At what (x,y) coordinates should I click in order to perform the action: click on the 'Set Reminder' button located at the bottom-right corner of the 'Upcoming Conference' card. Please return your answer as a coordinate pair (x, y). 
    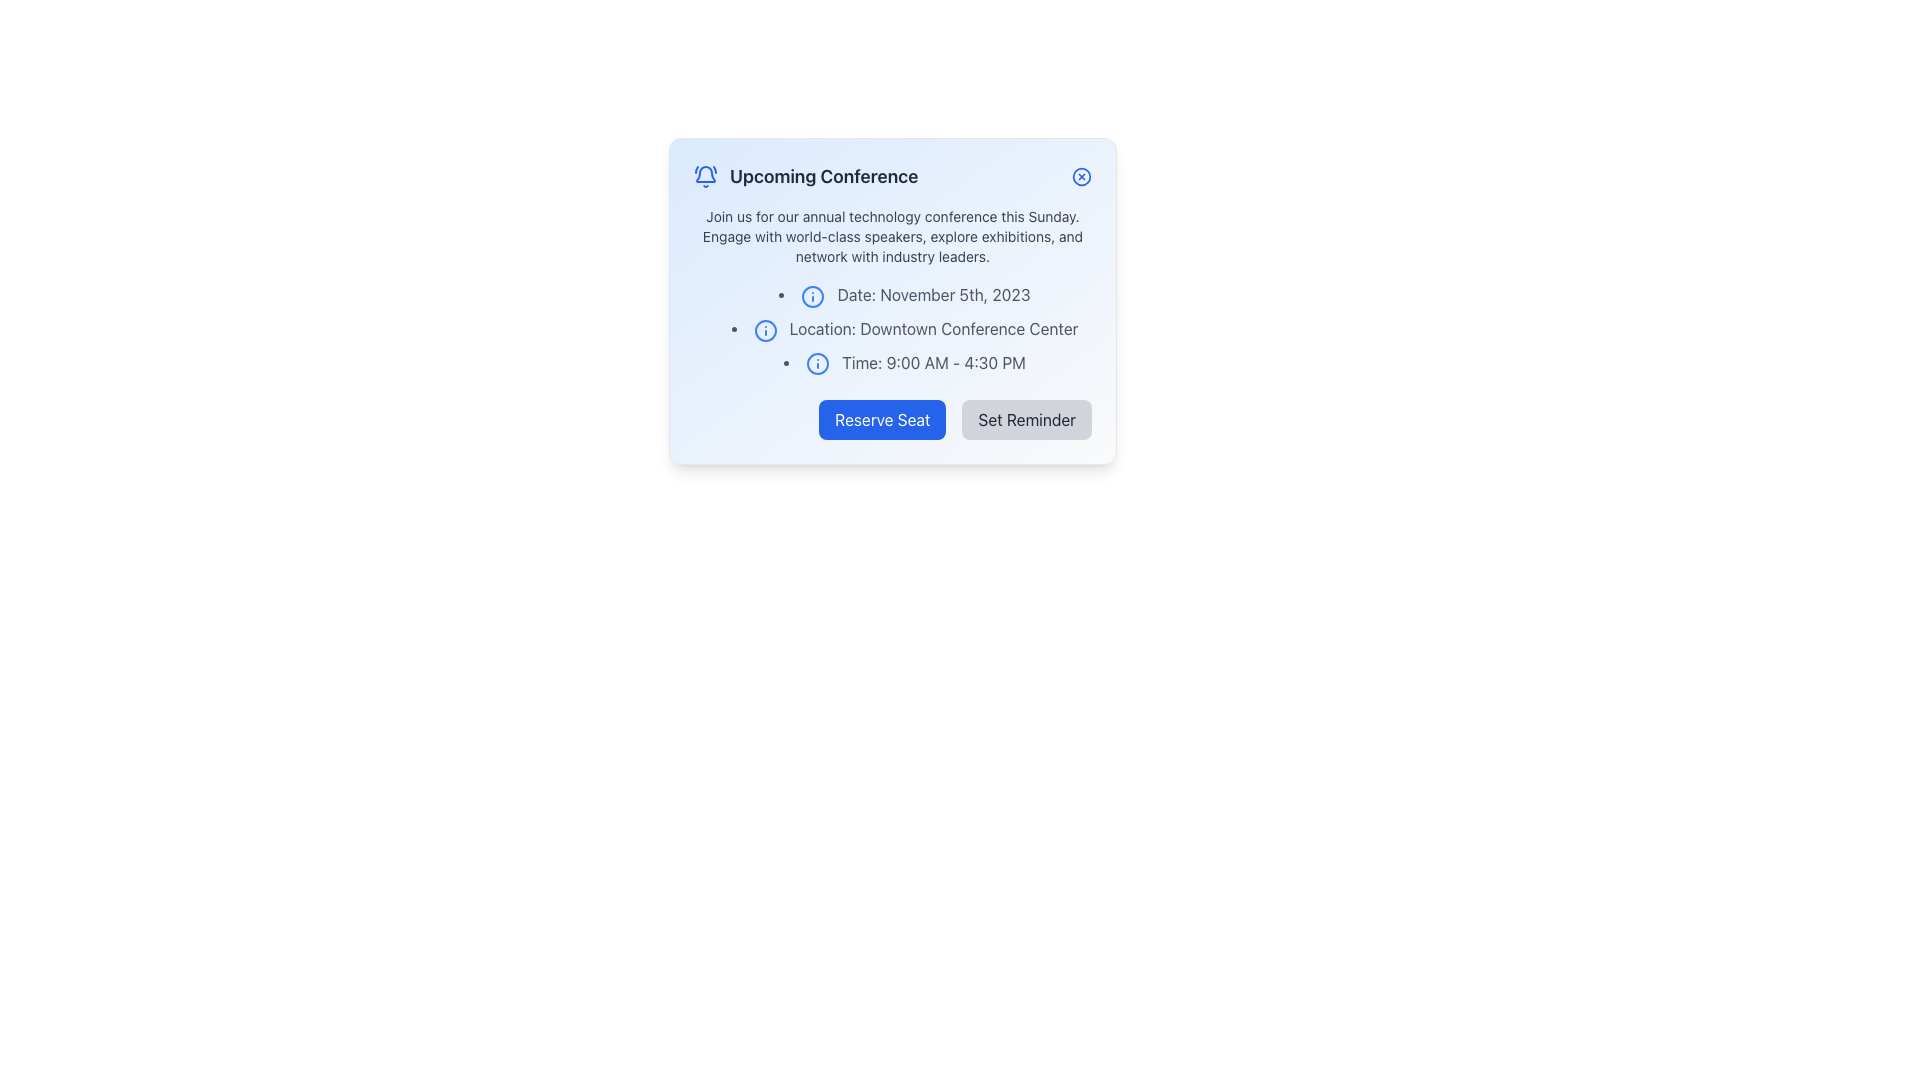
    Looking at the image, I should click on (1027, 419).